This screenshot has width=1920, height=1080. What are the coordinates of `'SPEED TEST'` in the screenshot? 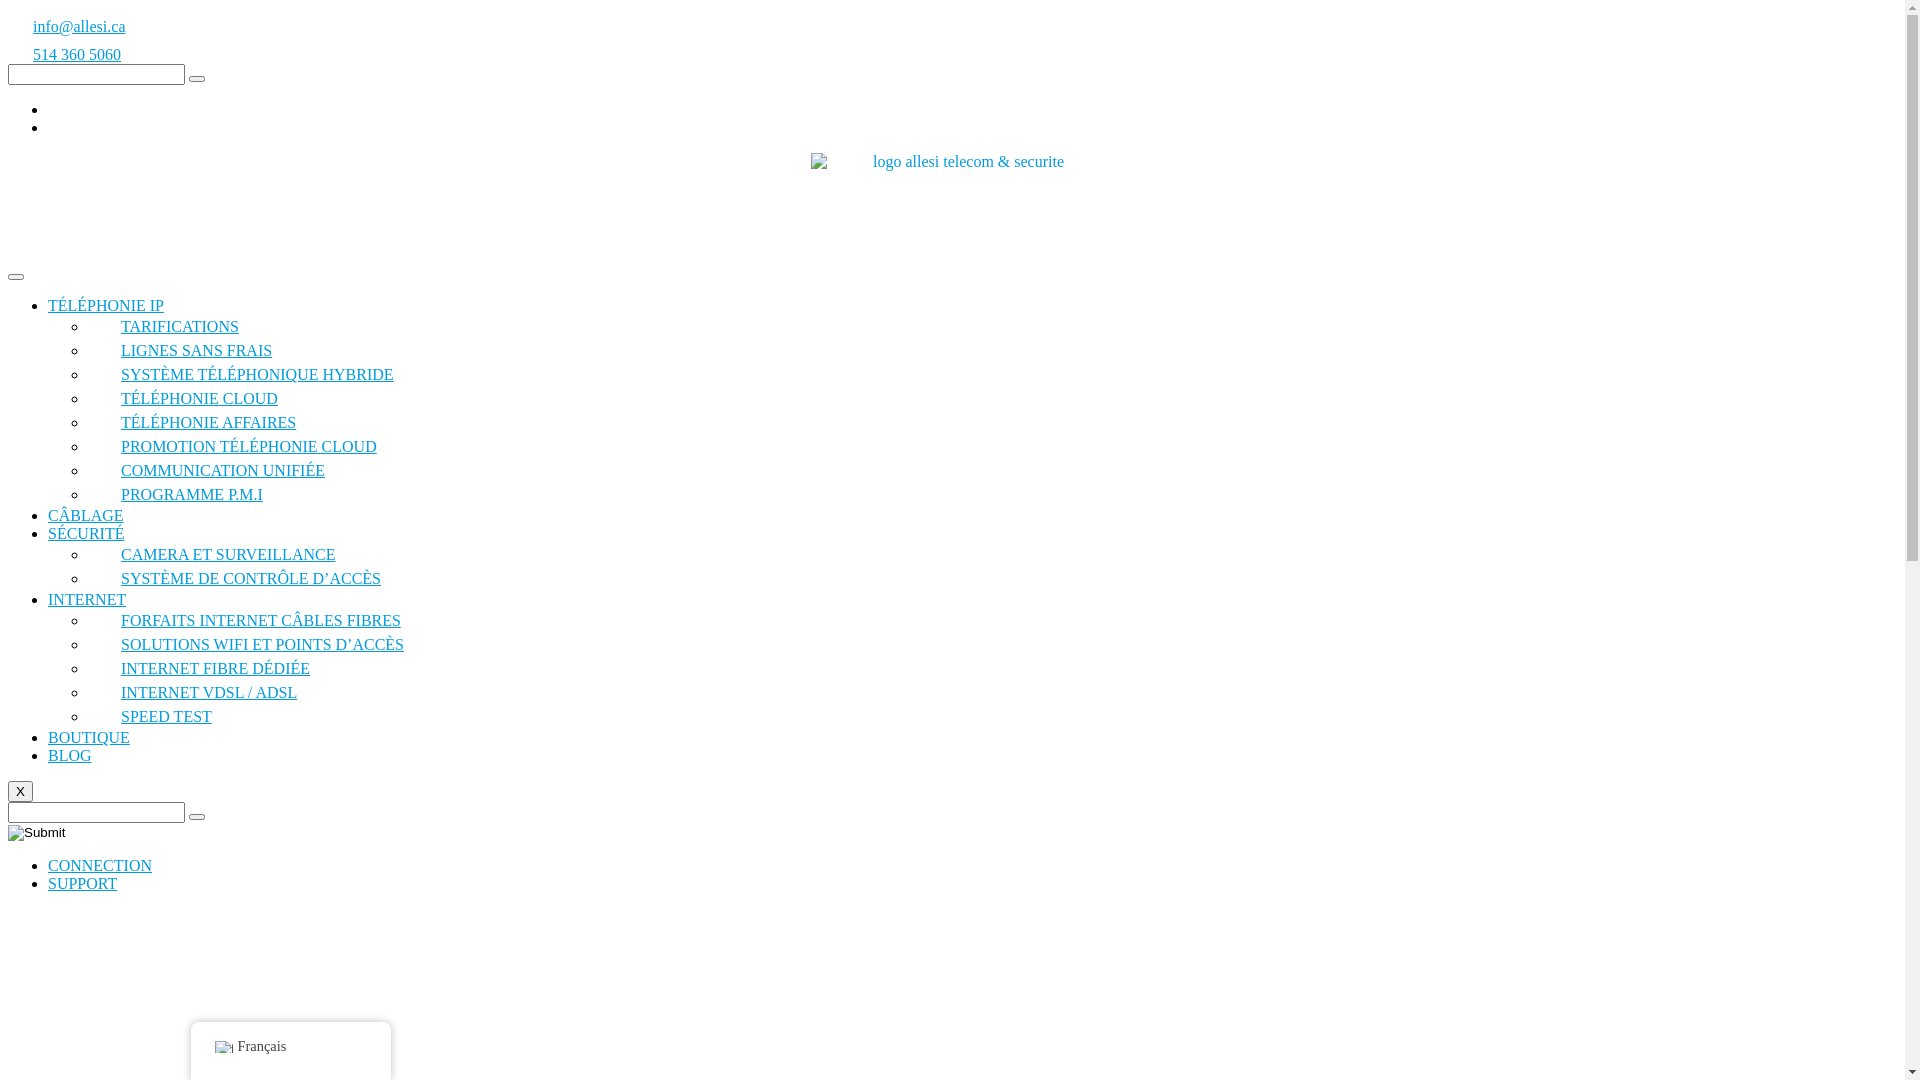 It's located at (176, 714).